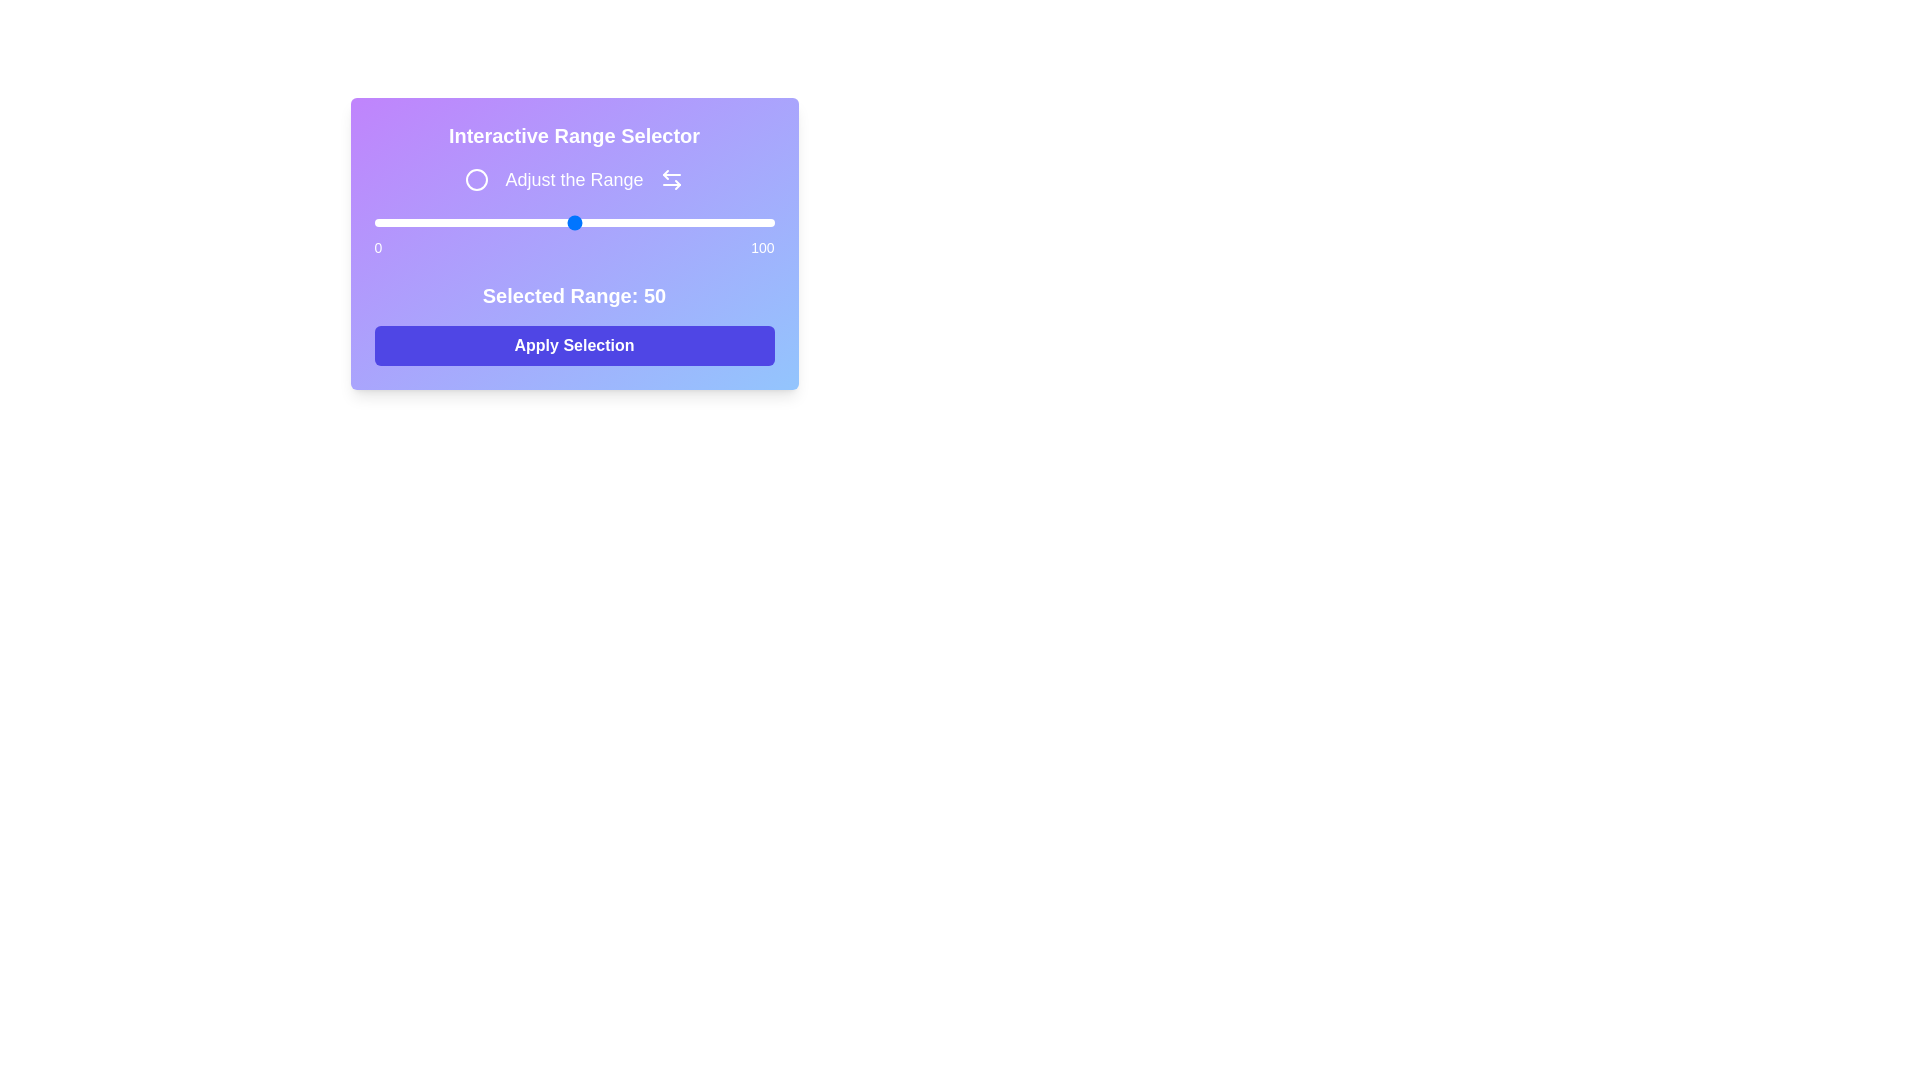 The width and height of the screenshot is (1920, 1080). Describe the element at coordinates (374, 223) in the screenshot. I see `the slider to set the range to 0` at that location.